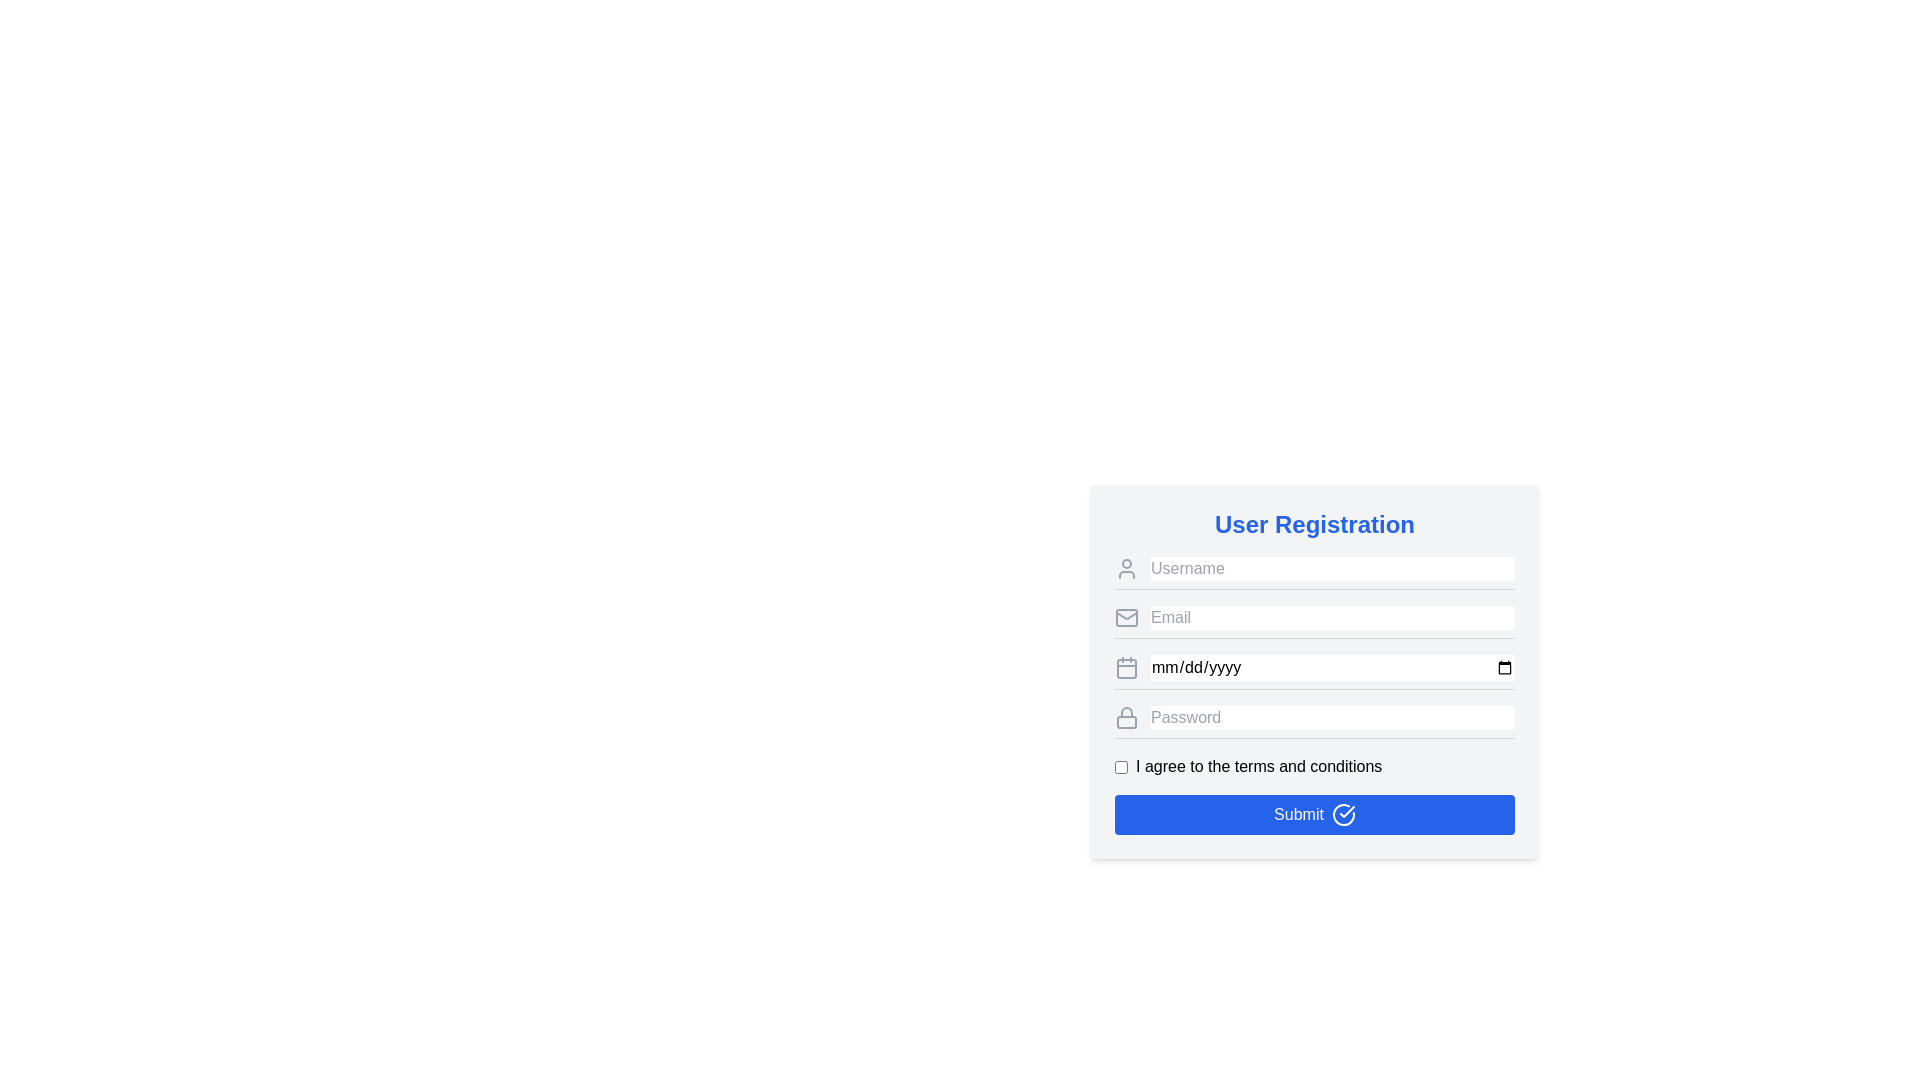 Image resolution: width=1920 pixels, height=1080 pixels. What do you see at coordinates (1127, 569) in the screenshot?
I see `the tooltip or associated information for the user silhouette icon located to the left of the 'Username' input field in the 'User Registration' form` at bounding box center [1127, 569].